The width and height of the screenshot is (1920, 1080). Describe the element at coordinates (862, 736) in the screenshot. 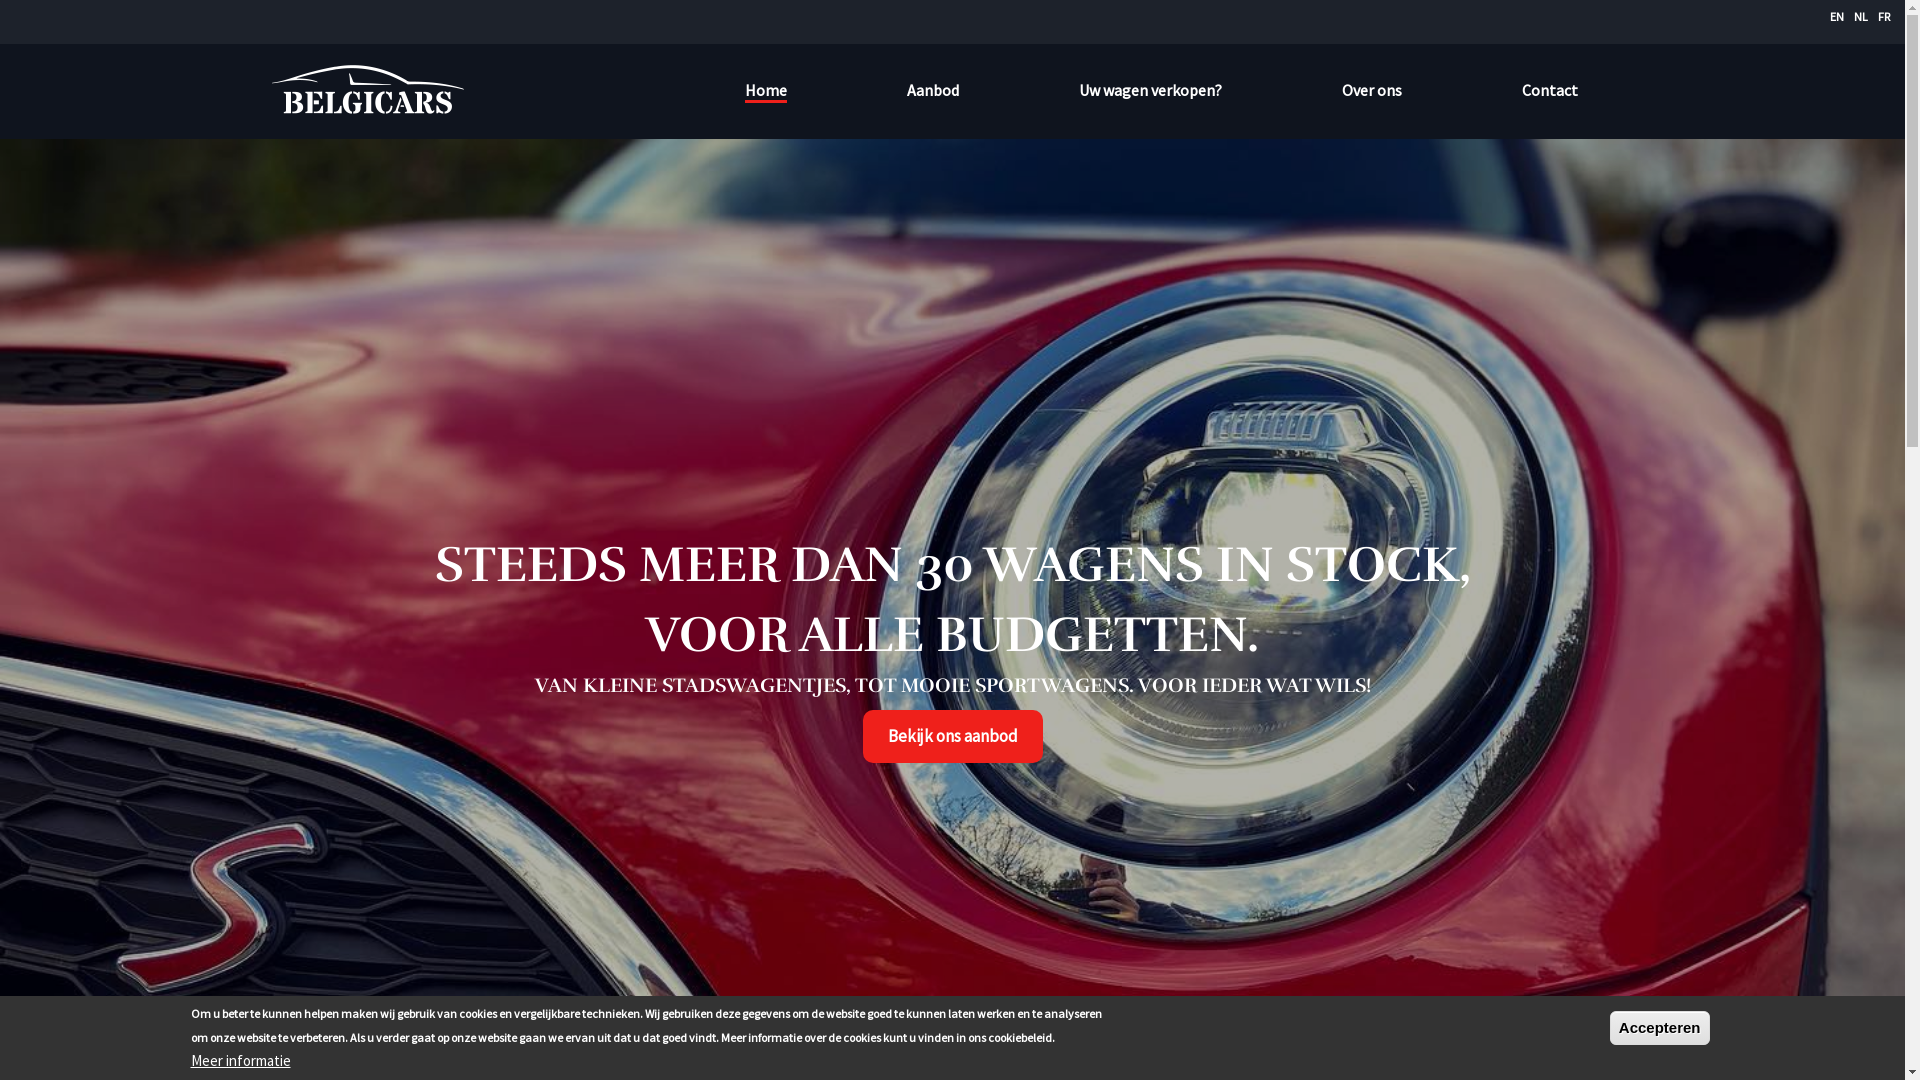

I see `'Bekijk ons aanbod'` at that location.